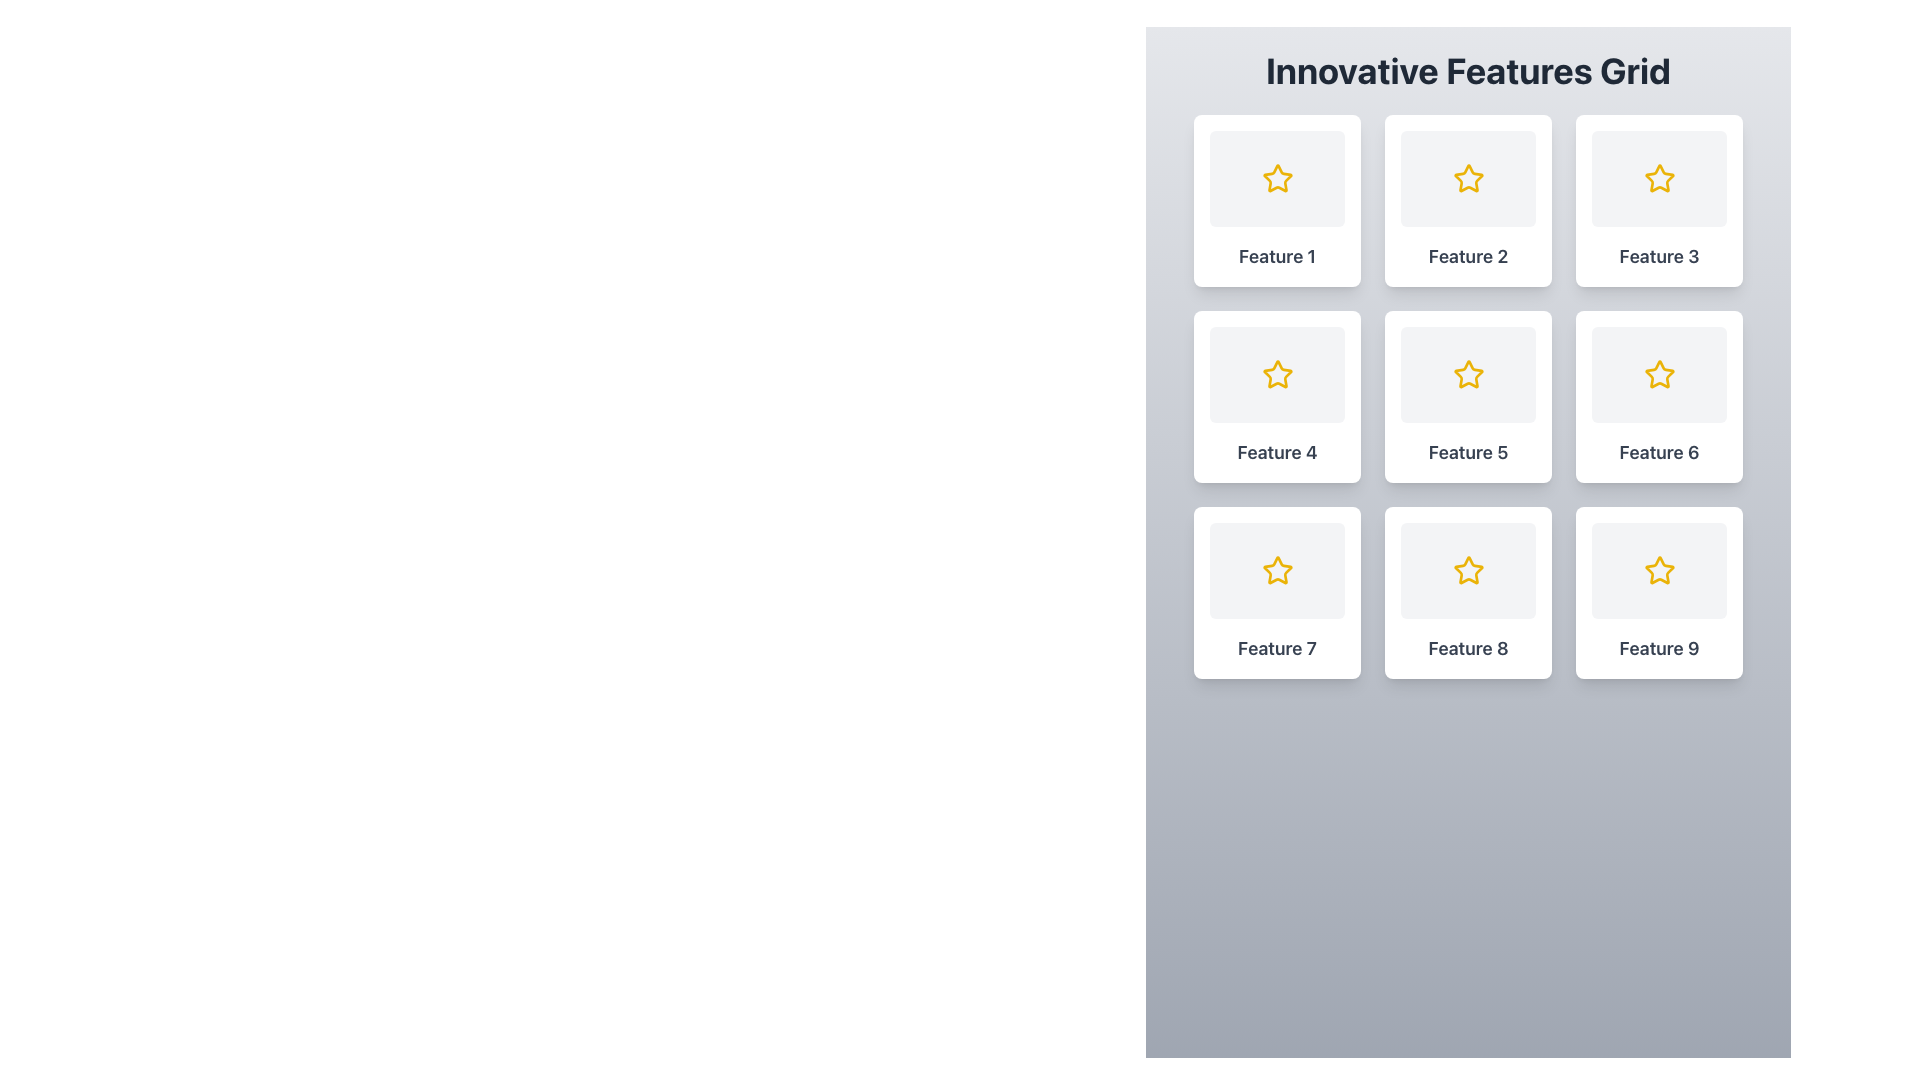 The height and width of the screenshot is (1080, 1920). Describe the element at coordinates (1468, 570) in the screenshot. I see `the visual star icon with a yellow outline and hollow center, located in the second row, third column of the grid labeled 'Feature 8'` at that location.